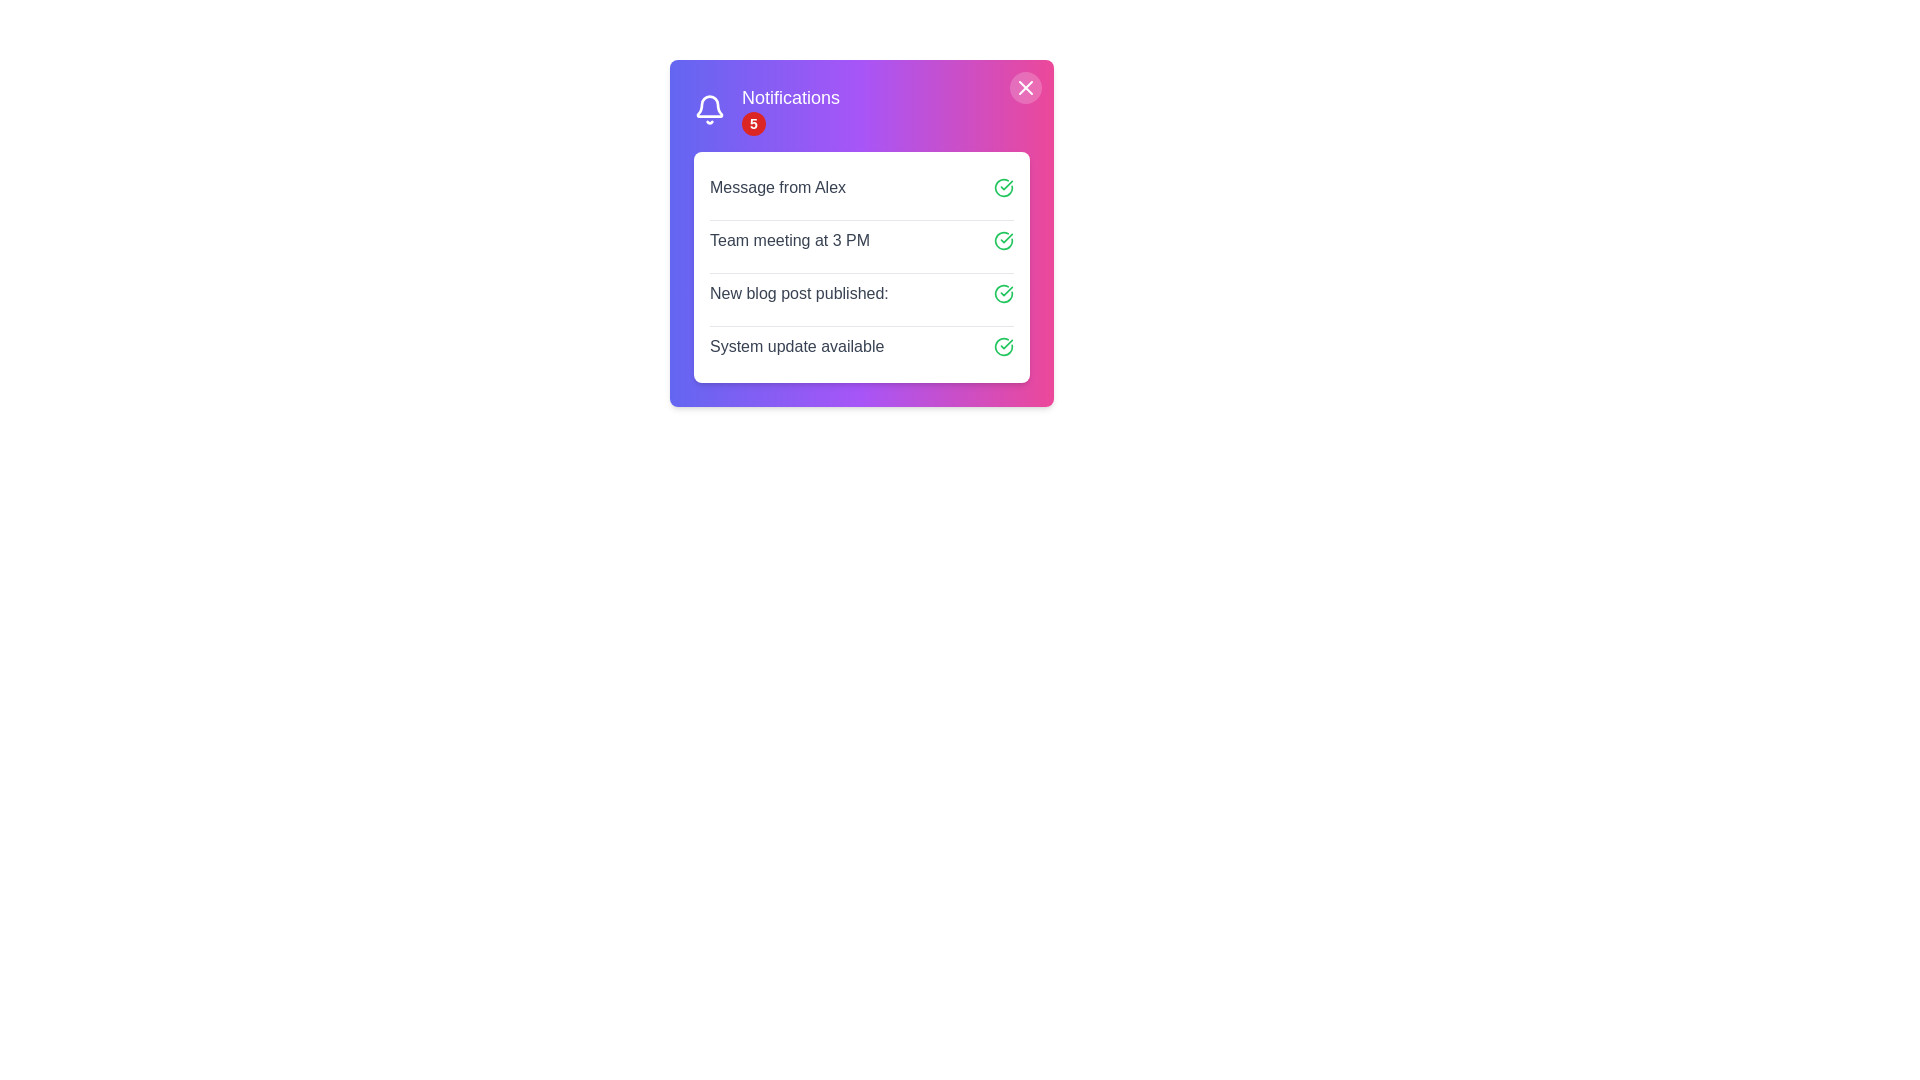  Describe the element at coordinates (1026, 87) in the screenshot. I see `the close button located in the top-right corner of the notification card to observe a visual effect` at that location.